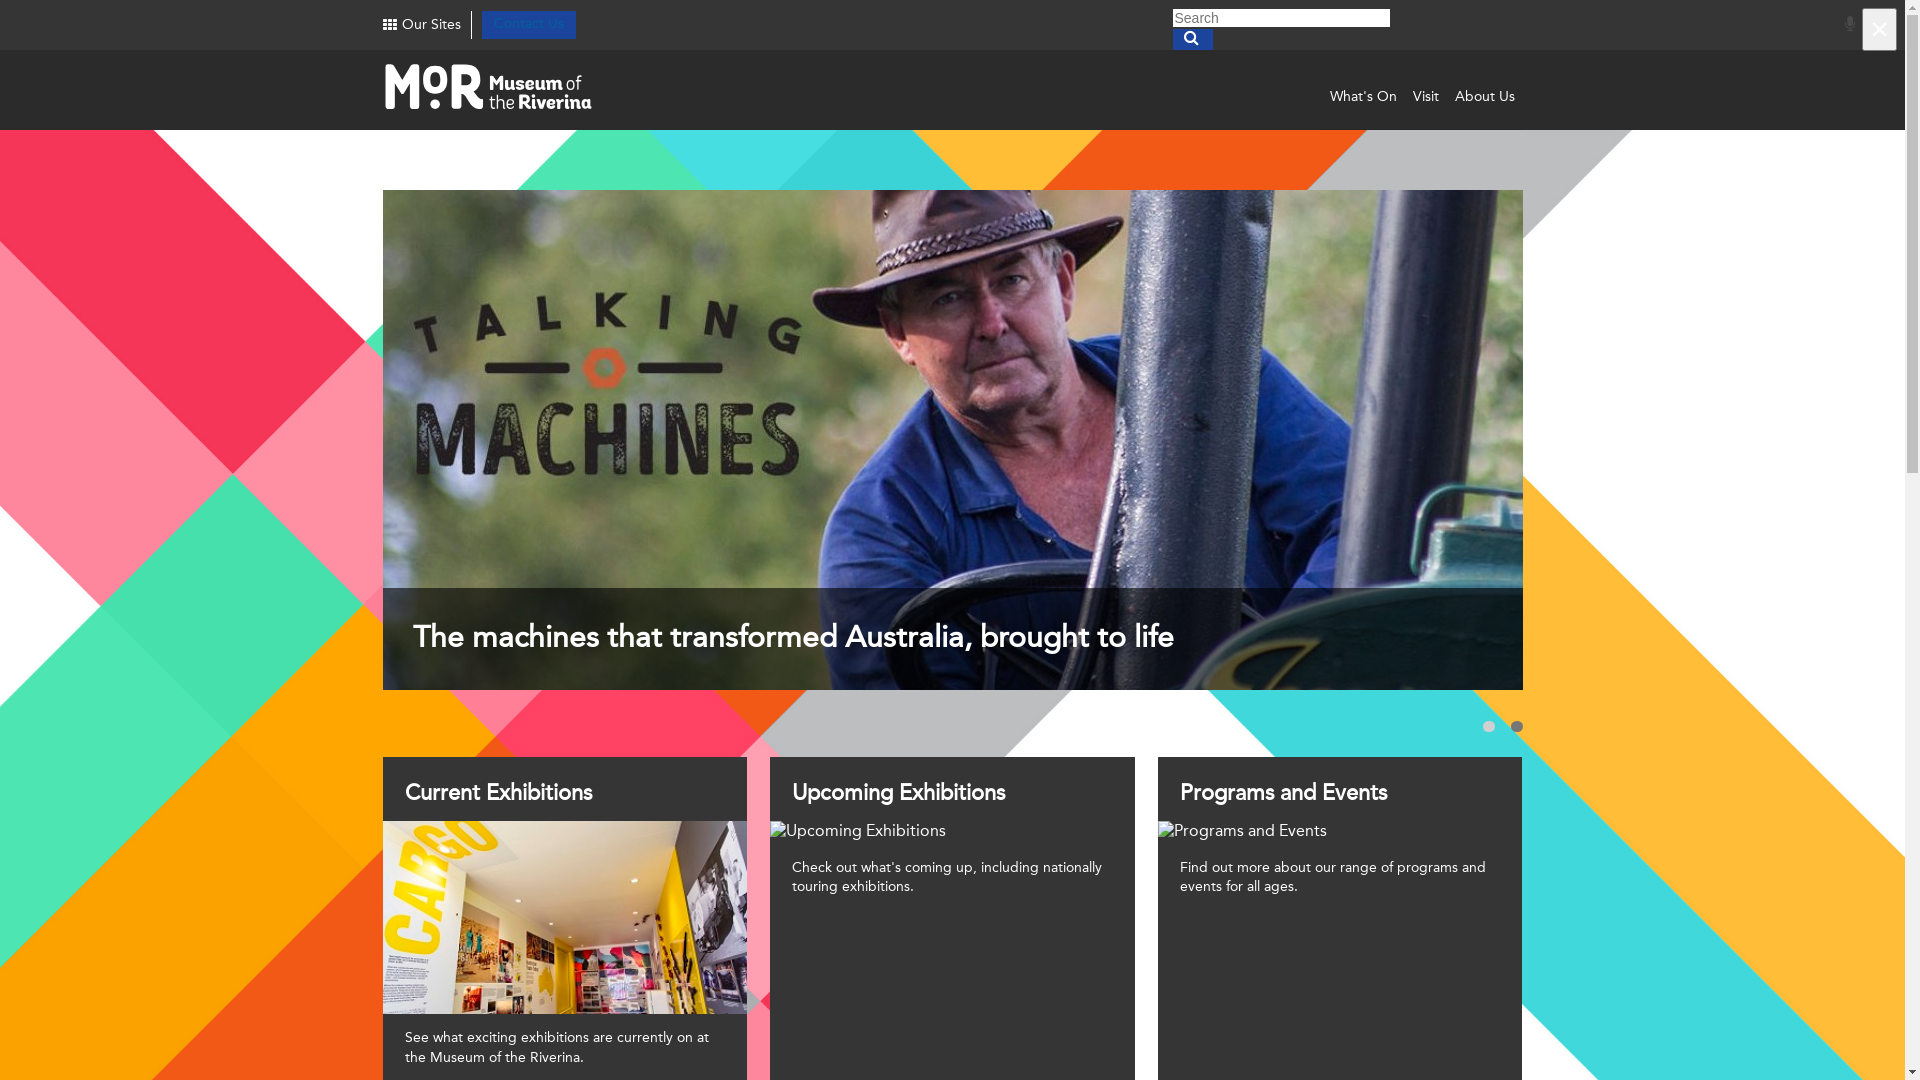 The image size is (1920, 1080). I want to click on 'Contact Us', so click(528, 24).